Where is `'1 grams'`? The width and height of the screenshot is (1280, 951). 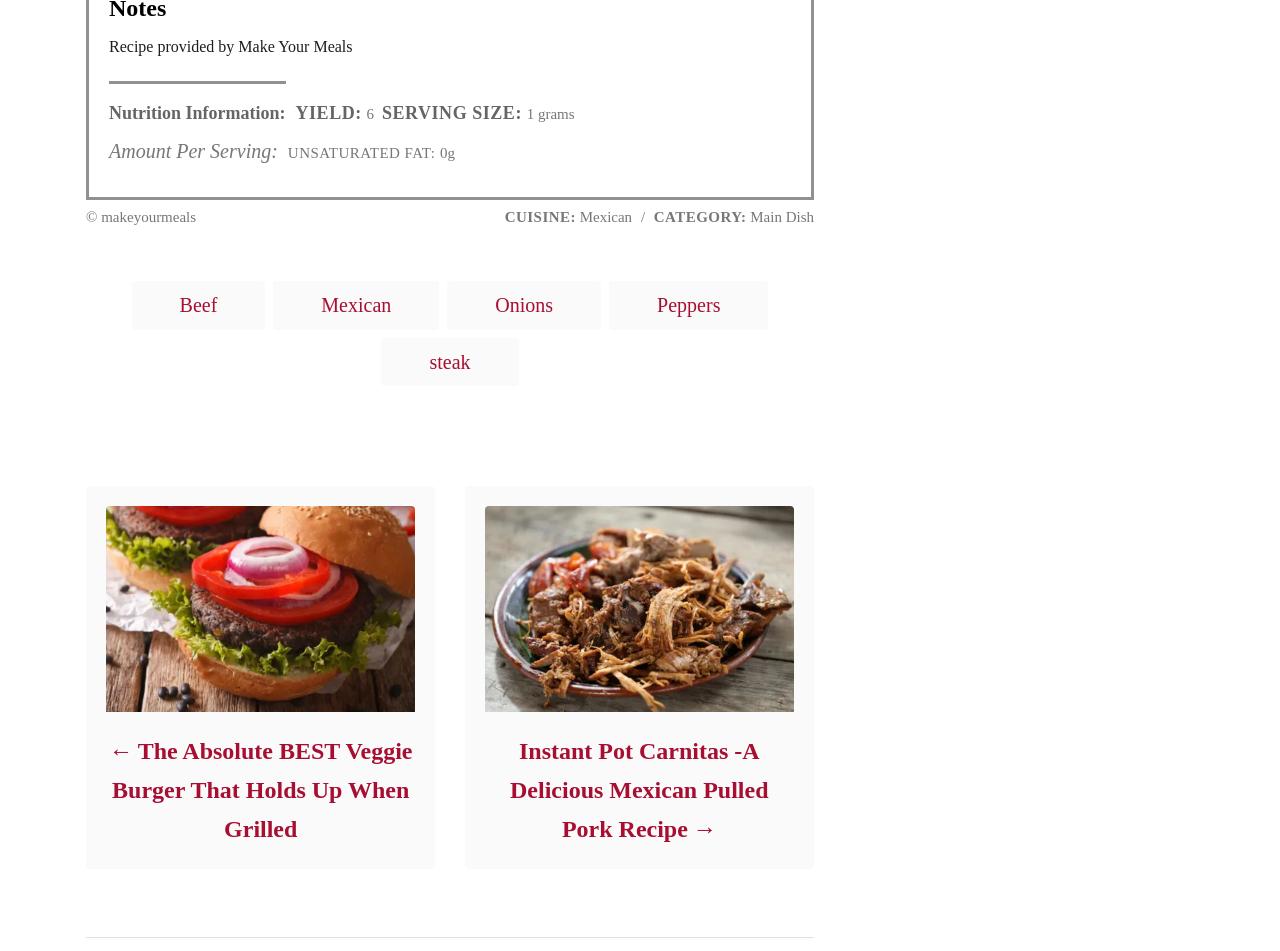 '1 grams' is located at coordinates (521, 114).